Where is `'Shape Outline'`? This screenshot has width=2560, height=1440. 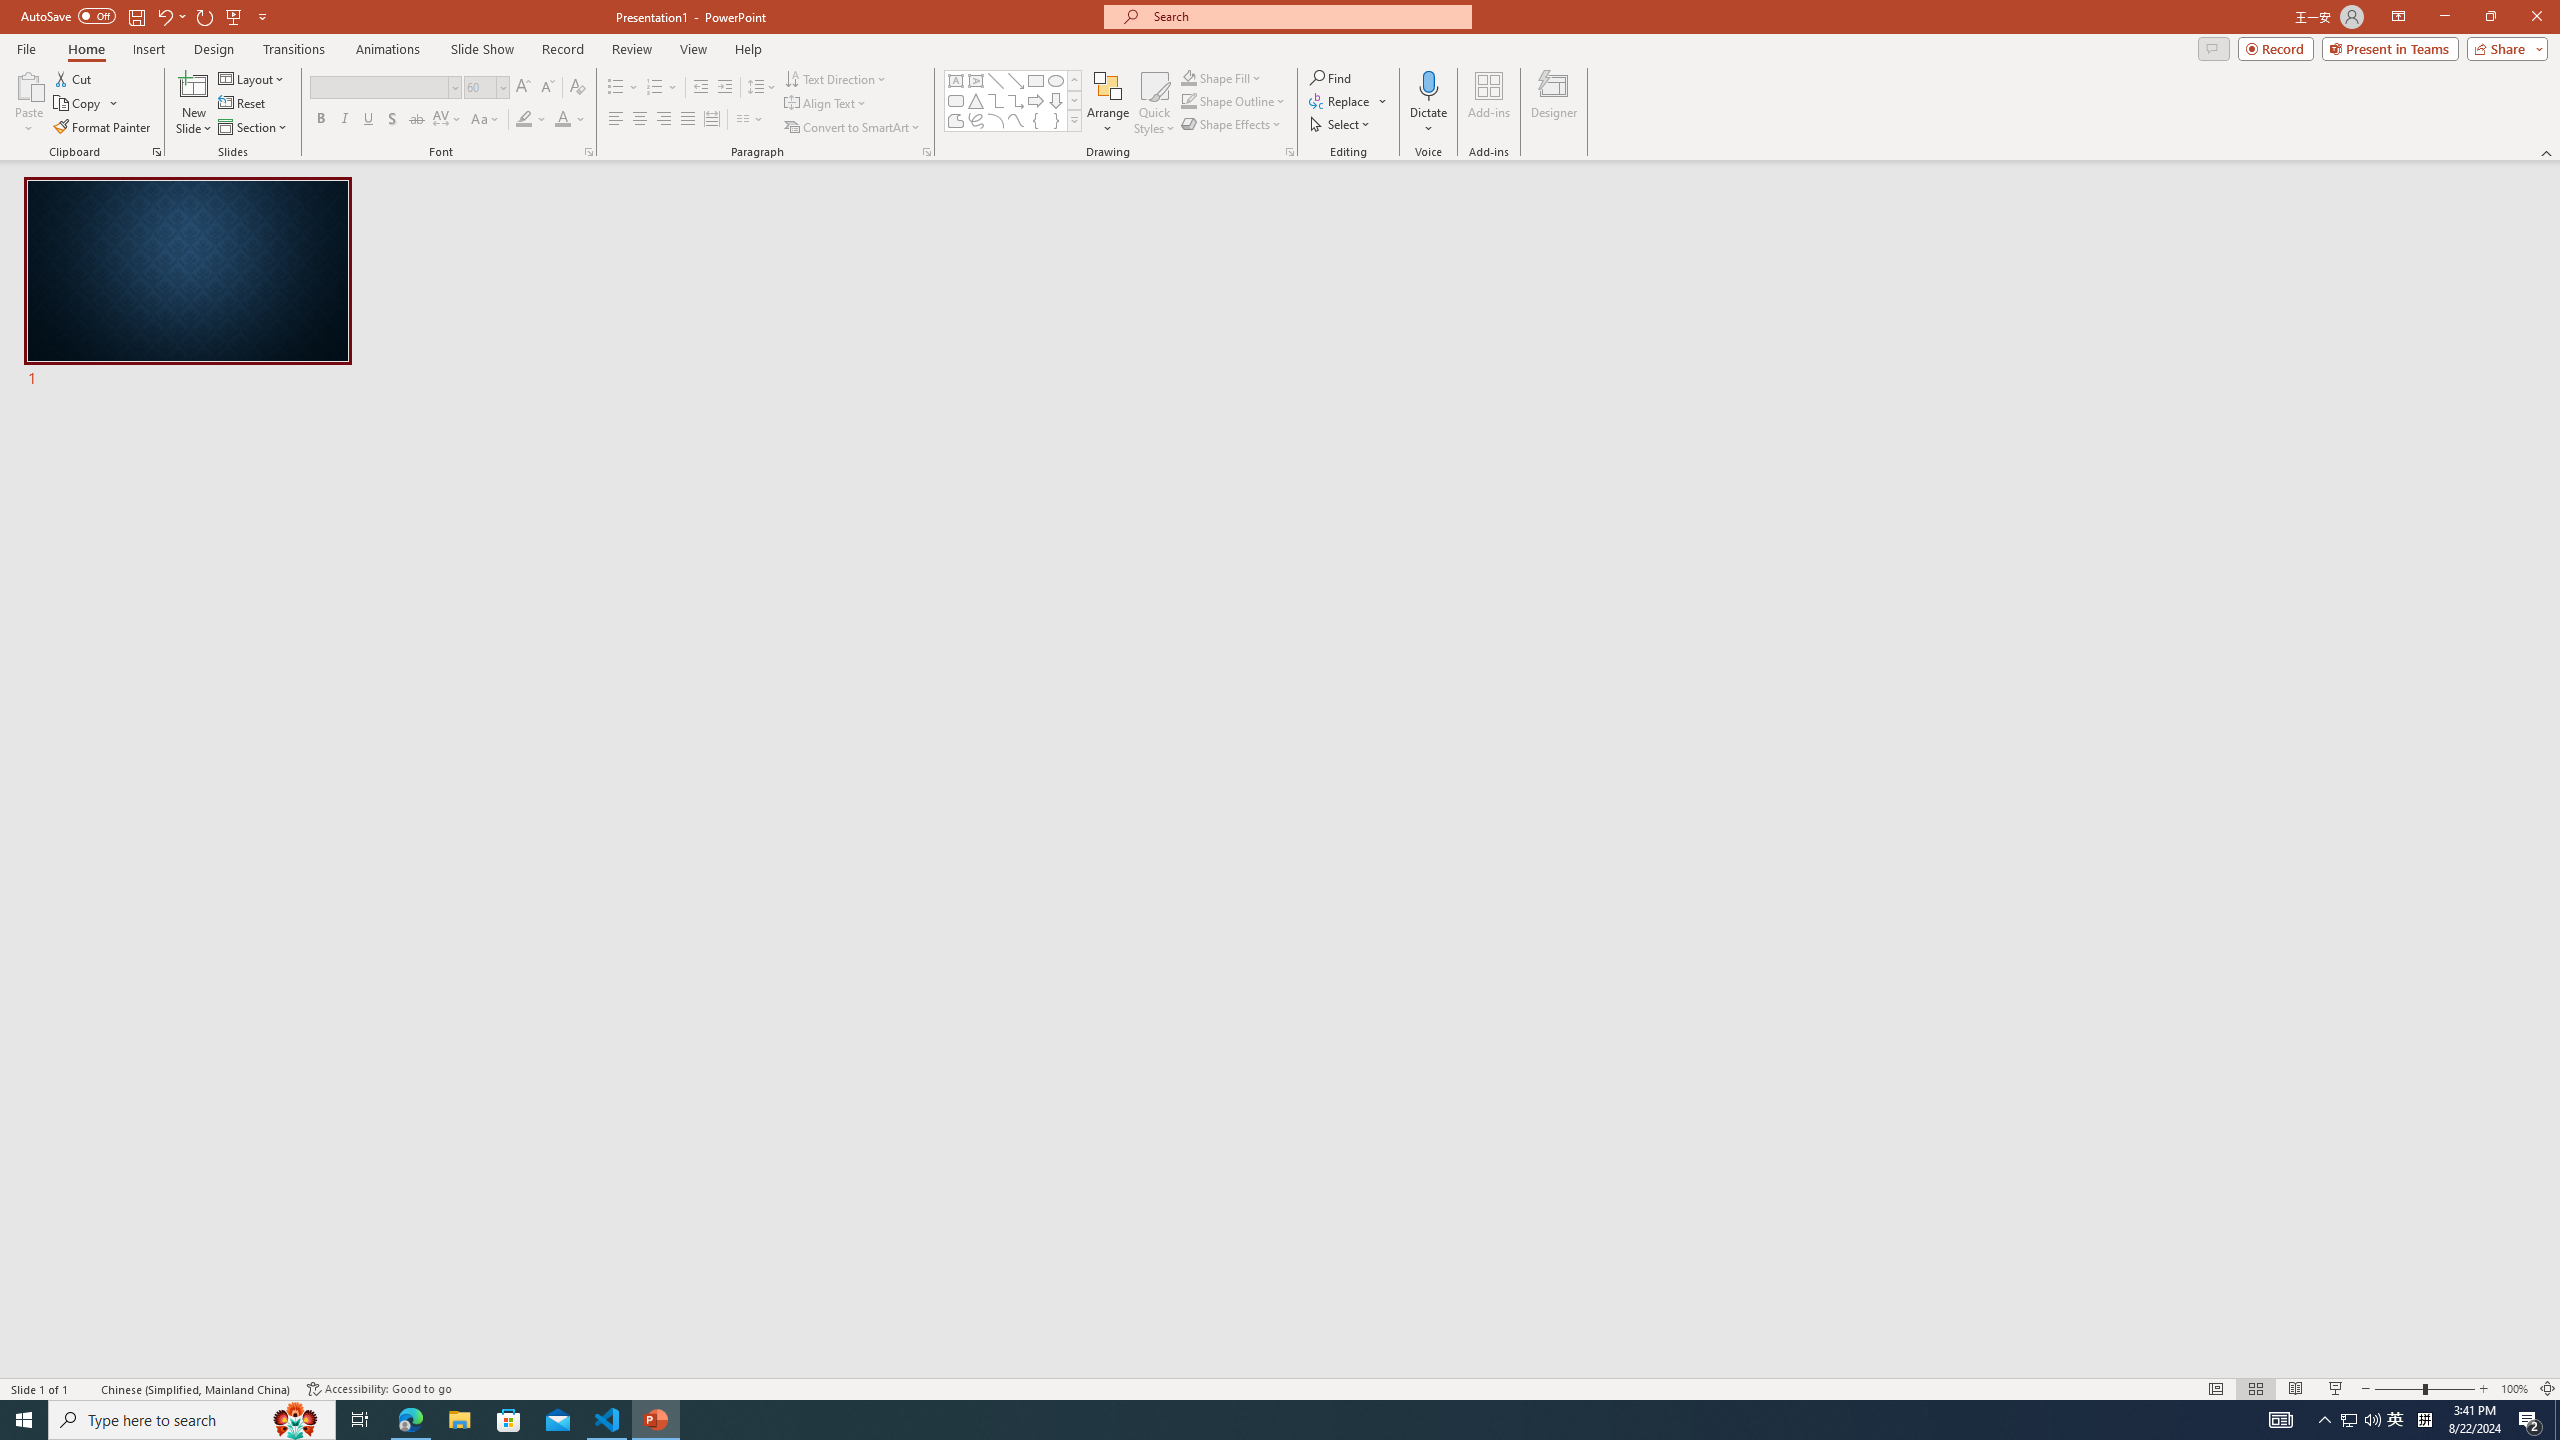 'Shape Outline' is located at coordinates (1232, 99).